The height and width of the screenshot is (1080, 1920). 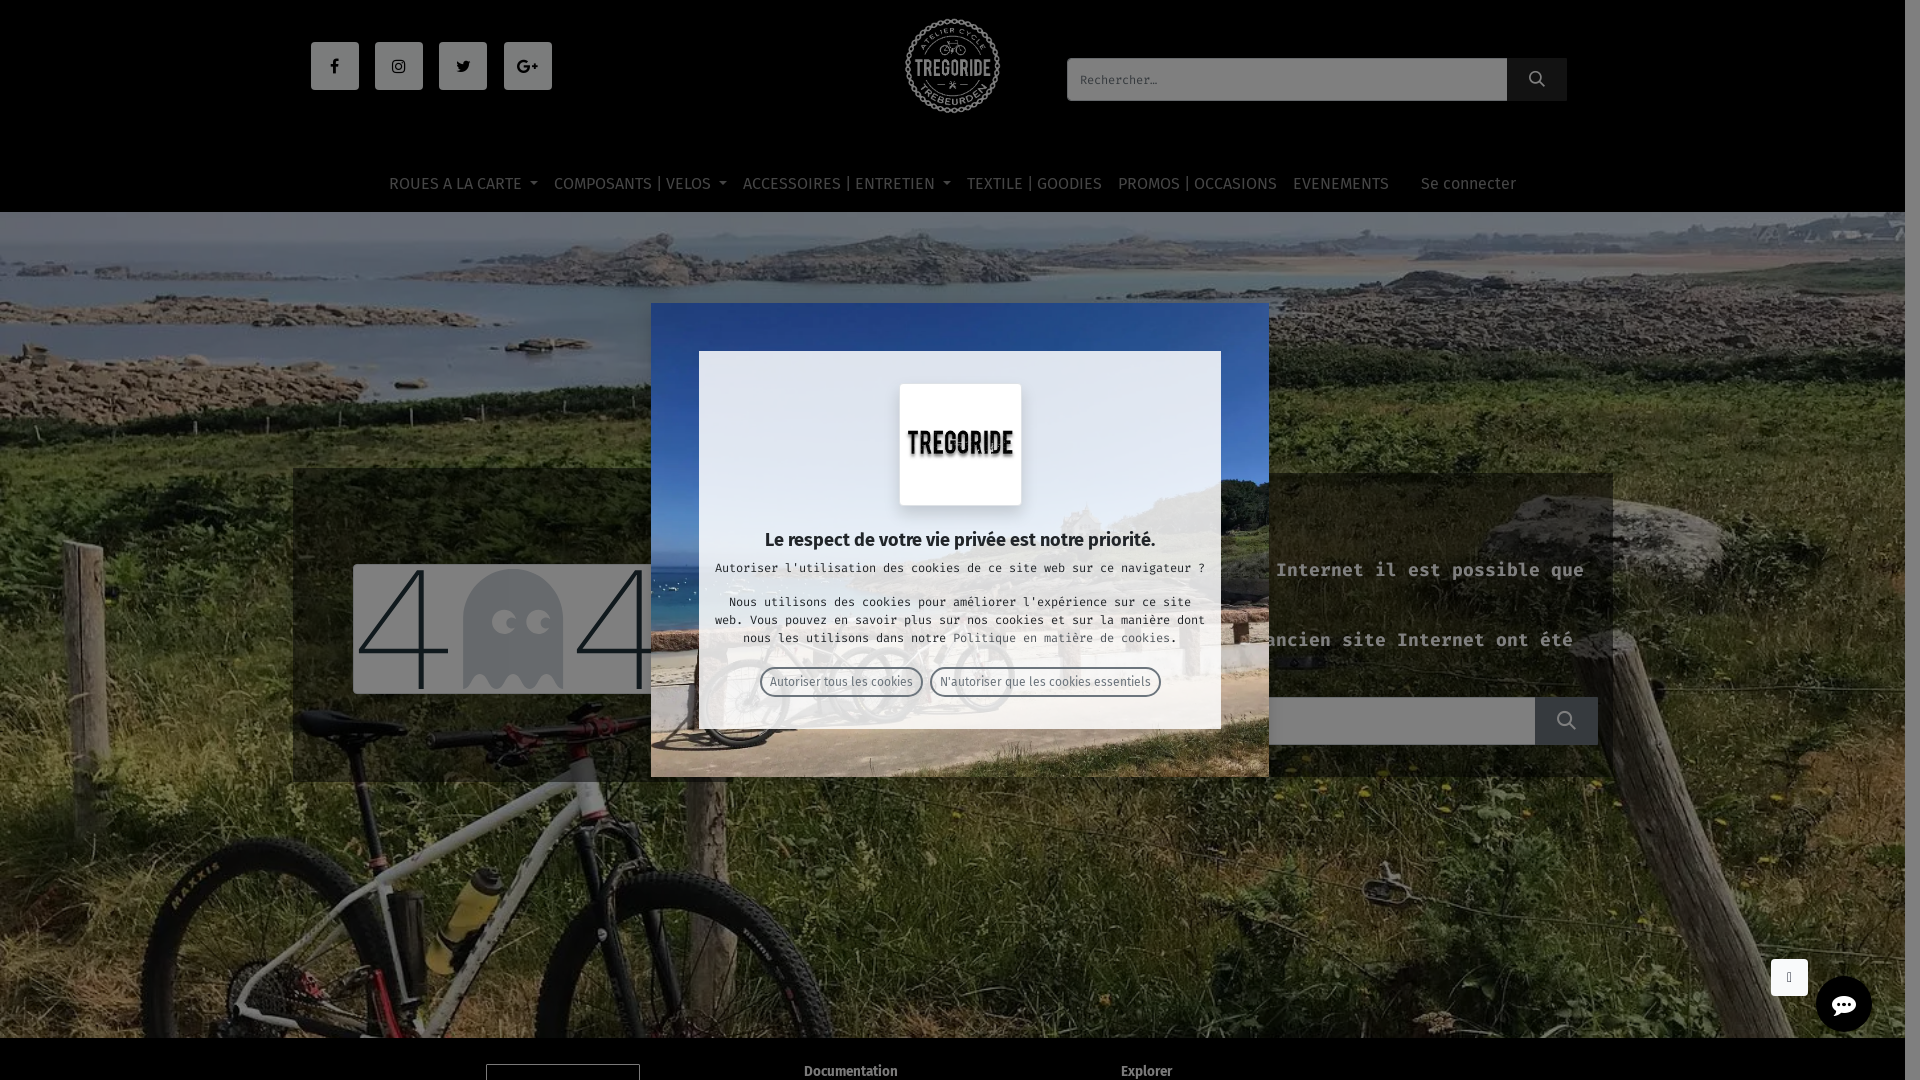 I want to click on 'EVENEMENTS', so click(x=1340, y=184).